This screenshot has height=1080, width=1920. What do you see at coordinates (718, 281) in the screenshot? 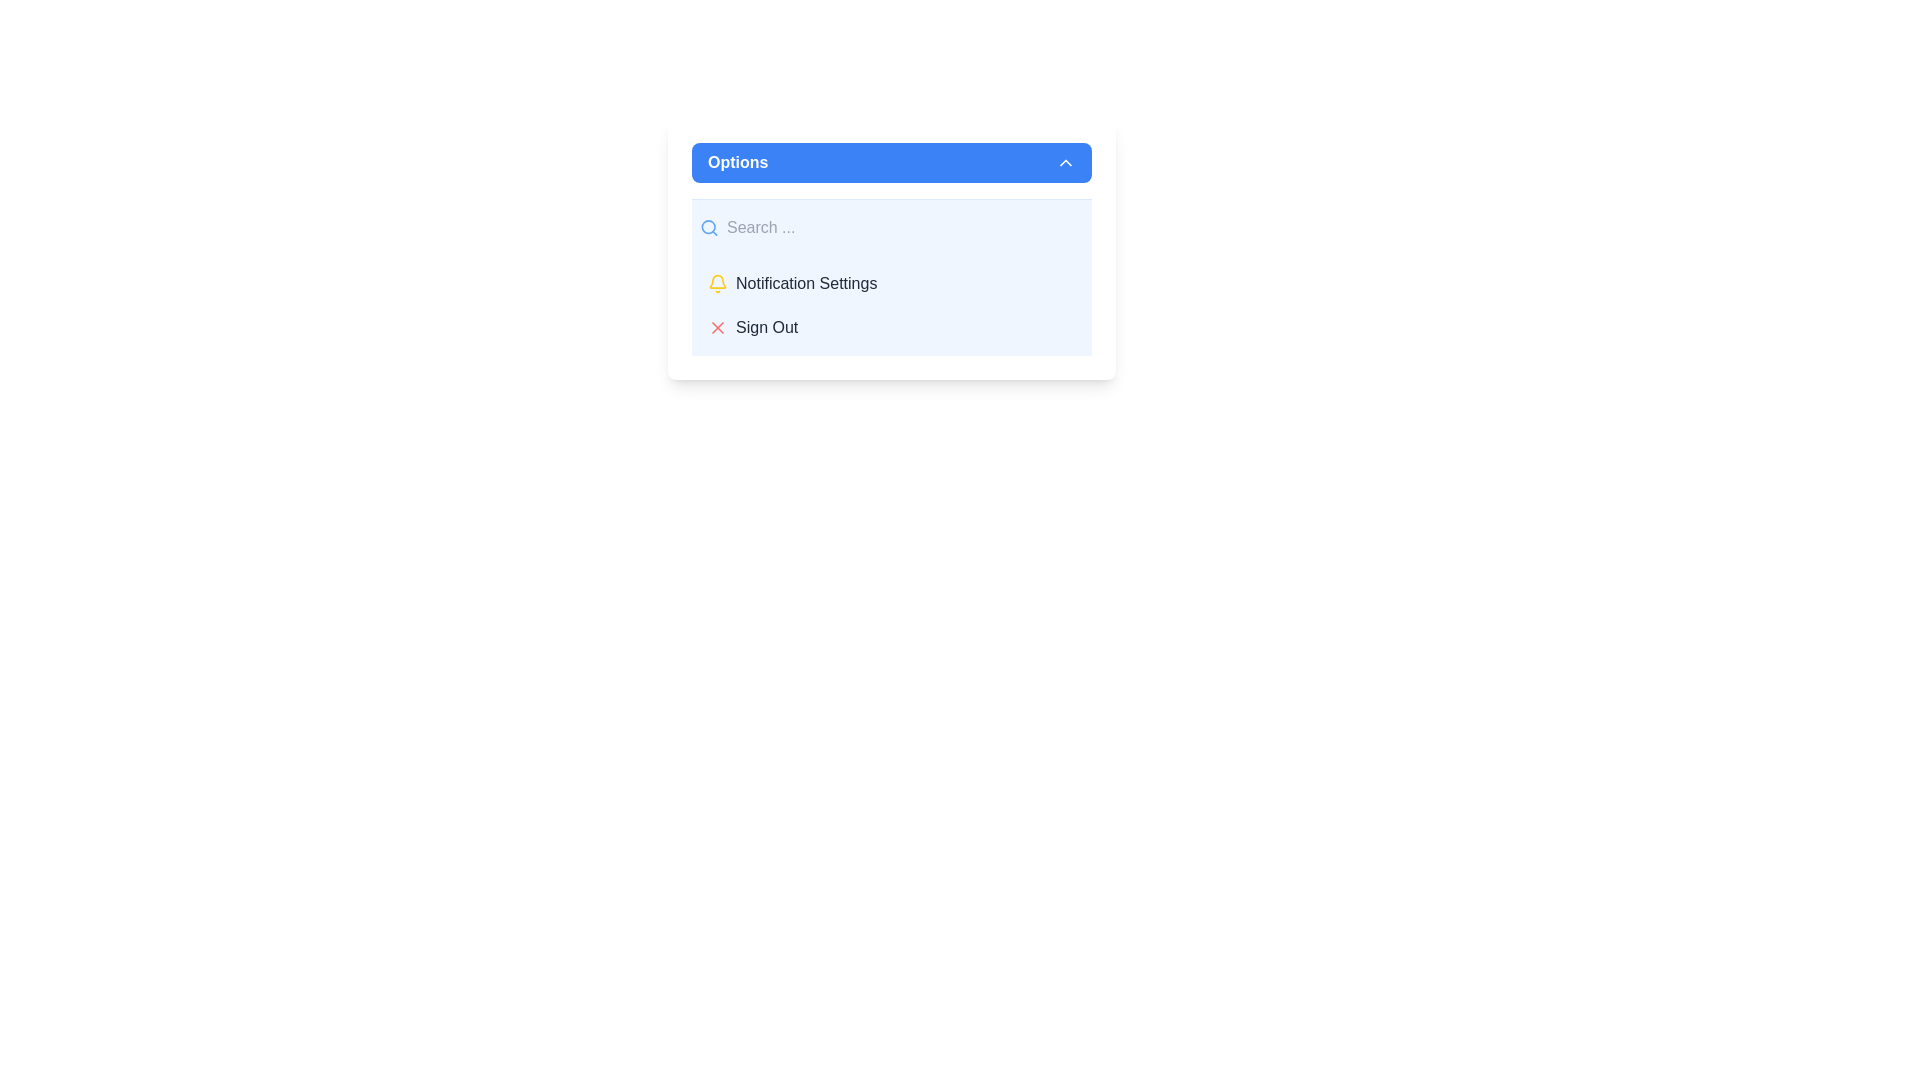
I see `the bell icon located near the top of the options menu, which represents notifications and is positioned to the left of the 'Notification Settings' text` at bounding box center [718, 281].